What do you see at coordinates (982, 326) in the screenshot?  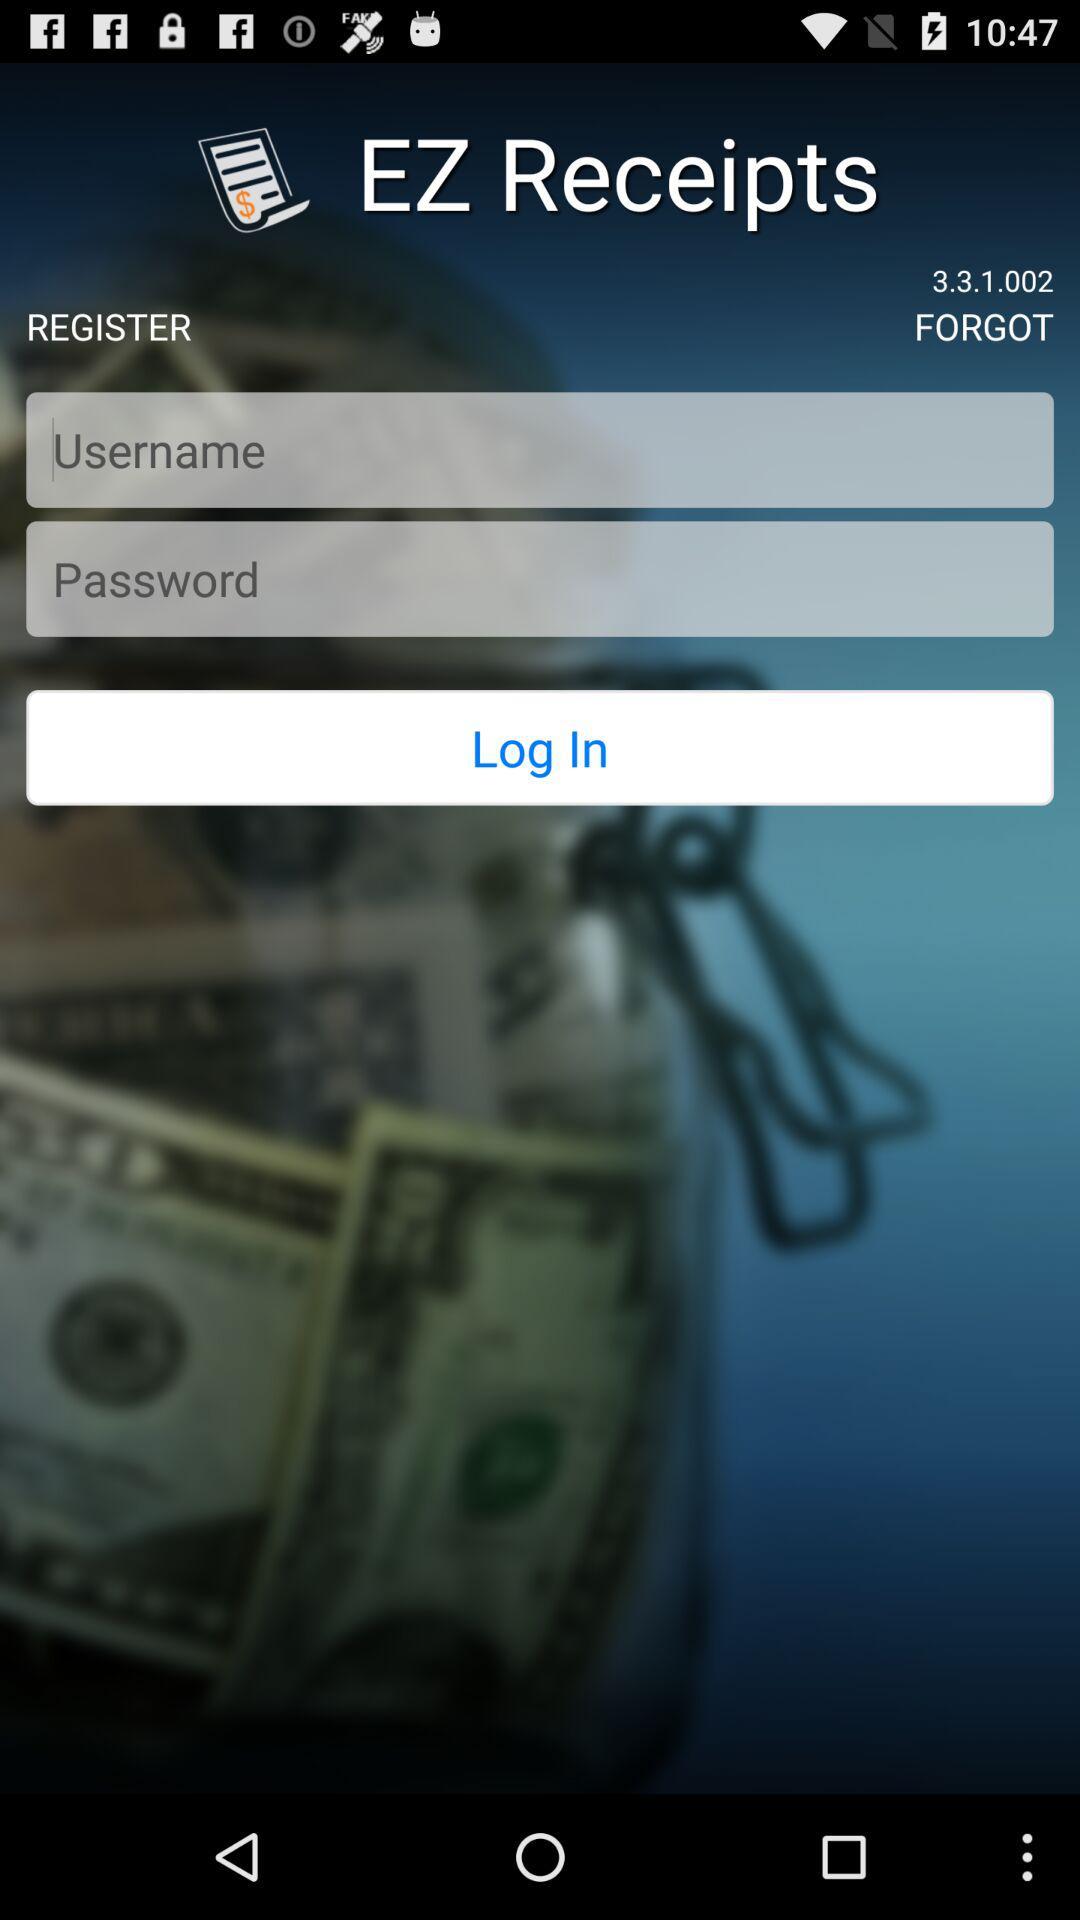 I see `the forgot` at bounding box center [982, 326].